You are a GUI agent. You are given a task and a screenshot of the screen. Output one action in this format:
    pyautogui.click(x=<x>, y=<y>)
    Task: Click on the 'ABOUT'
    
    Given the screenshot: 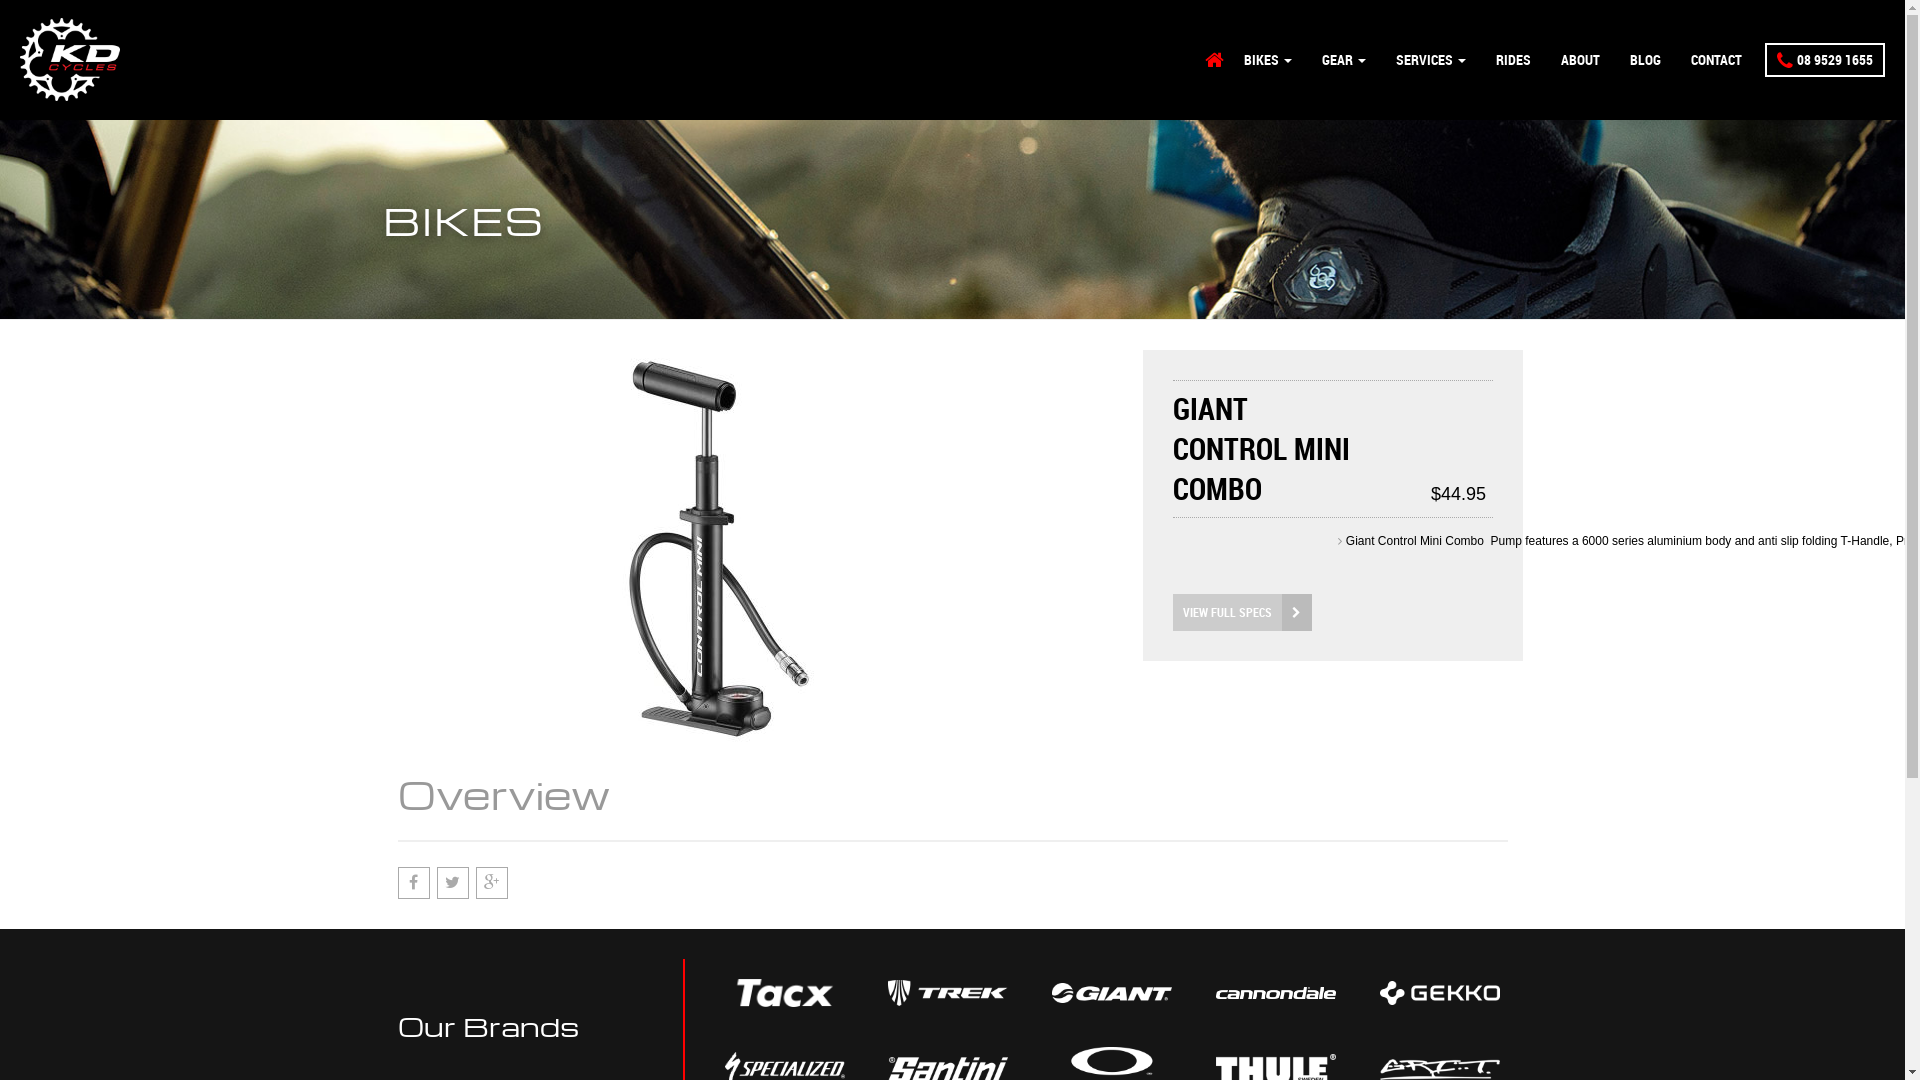 What is the action you would take?
    pyautogui.click(x=1579, y=59)
    